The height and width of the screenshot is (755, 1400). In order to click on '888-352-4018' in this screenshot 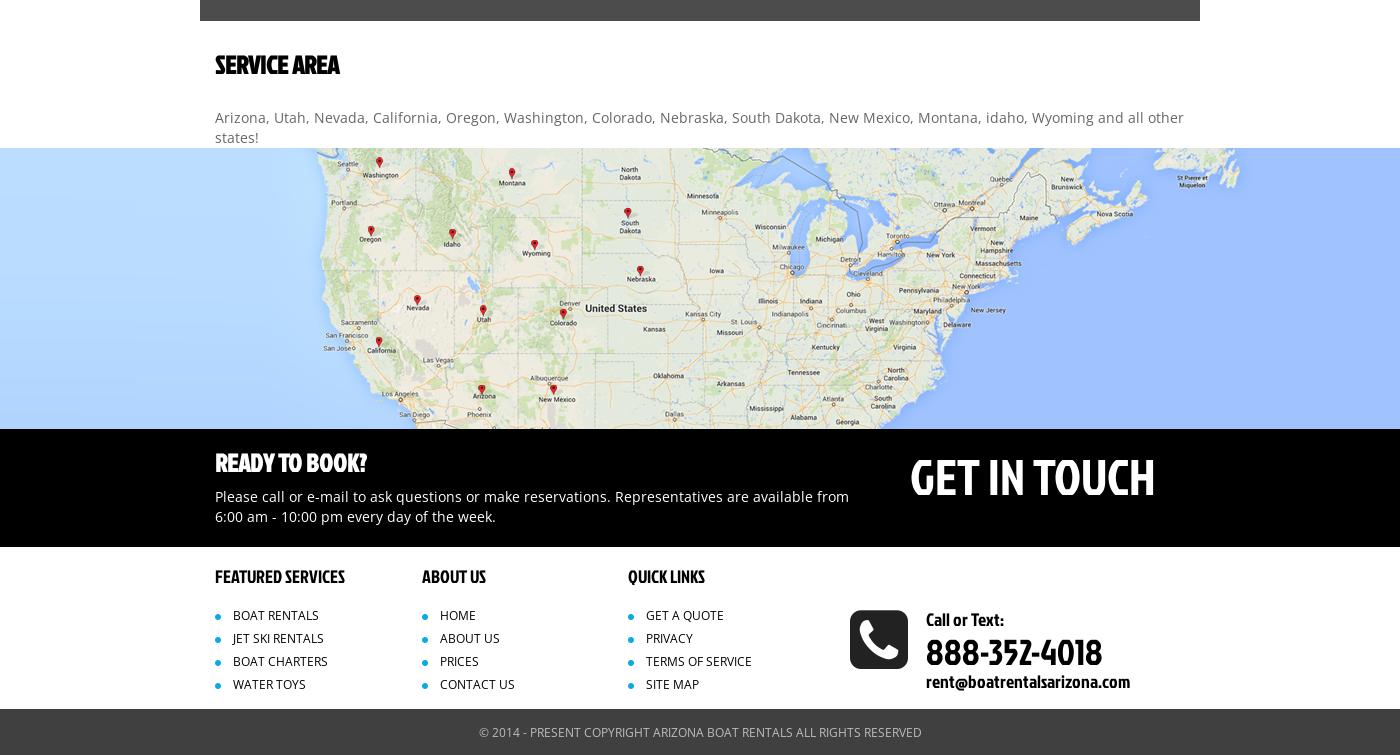, I will do `click(1013, 650)`.